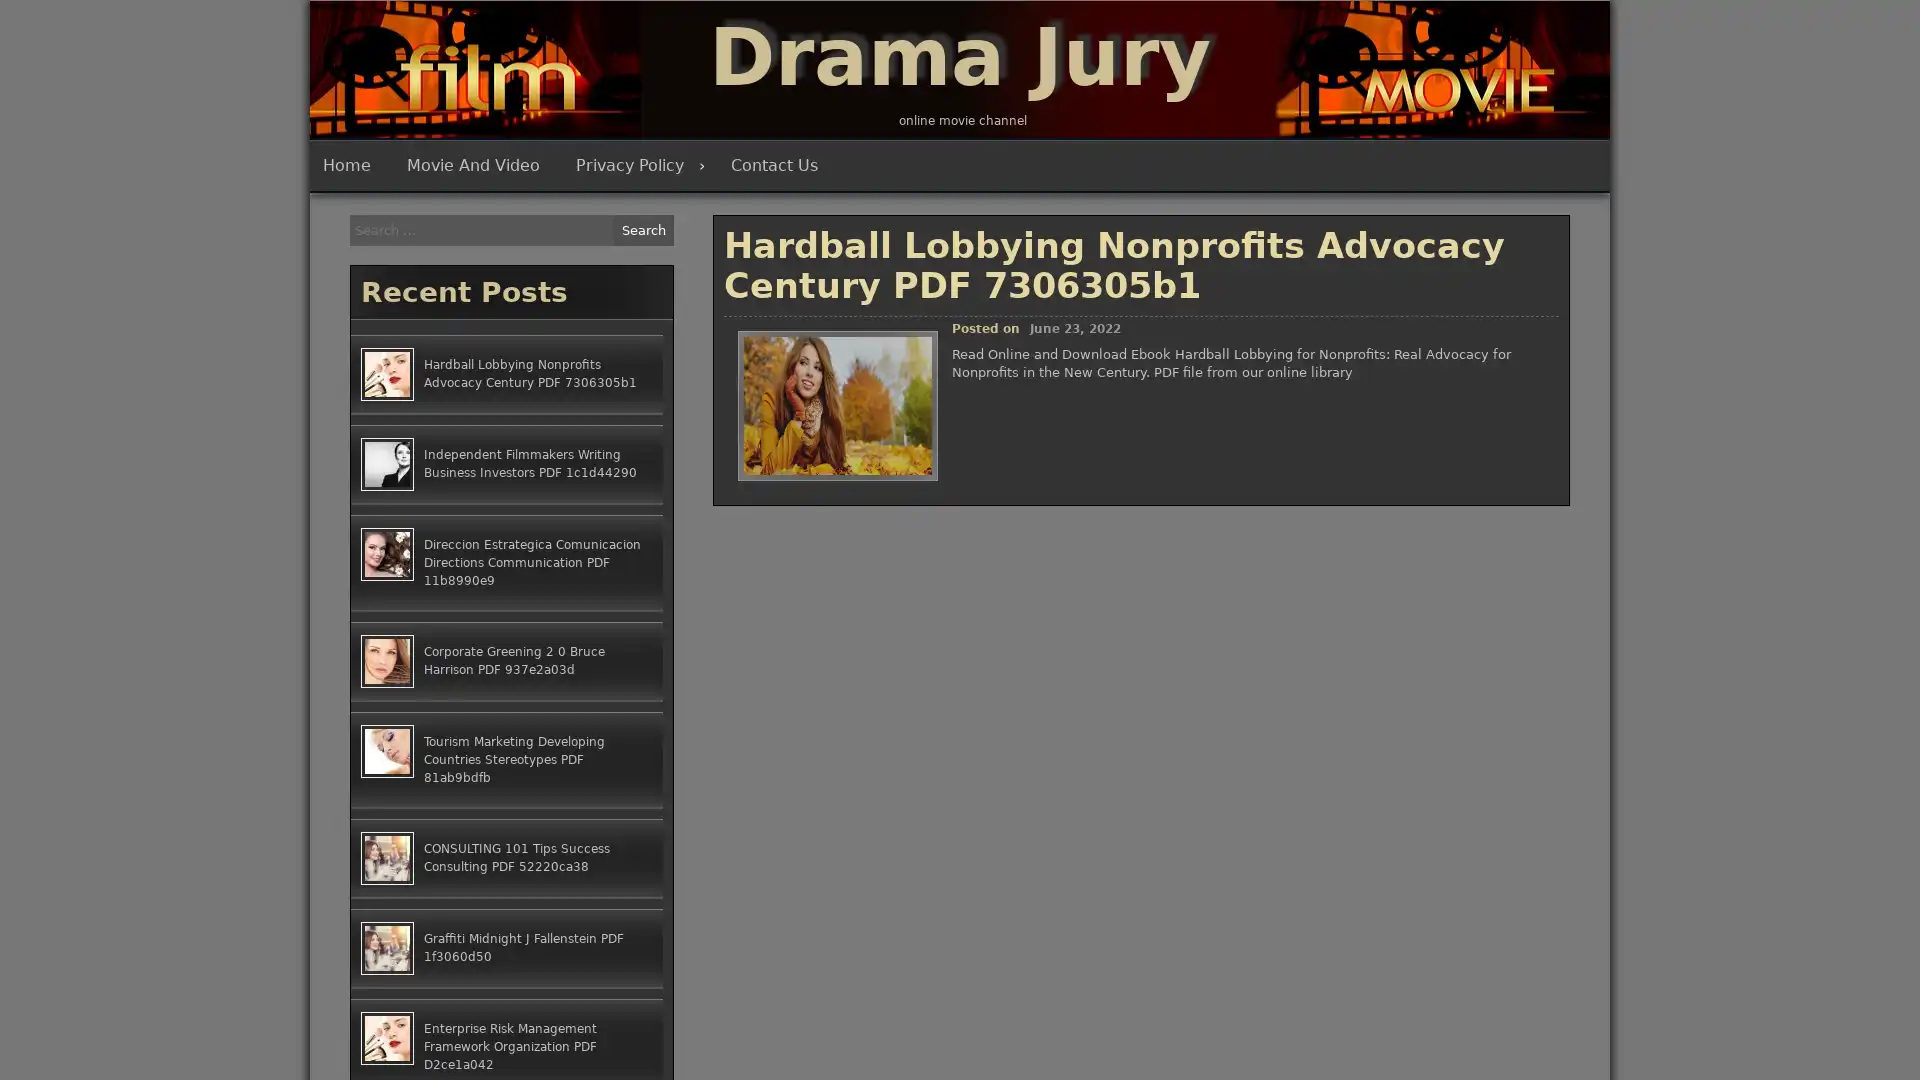  What do you see at coordinates (643, 229) in the screenshot?
I see `Search` at bounding box center [643, 229].